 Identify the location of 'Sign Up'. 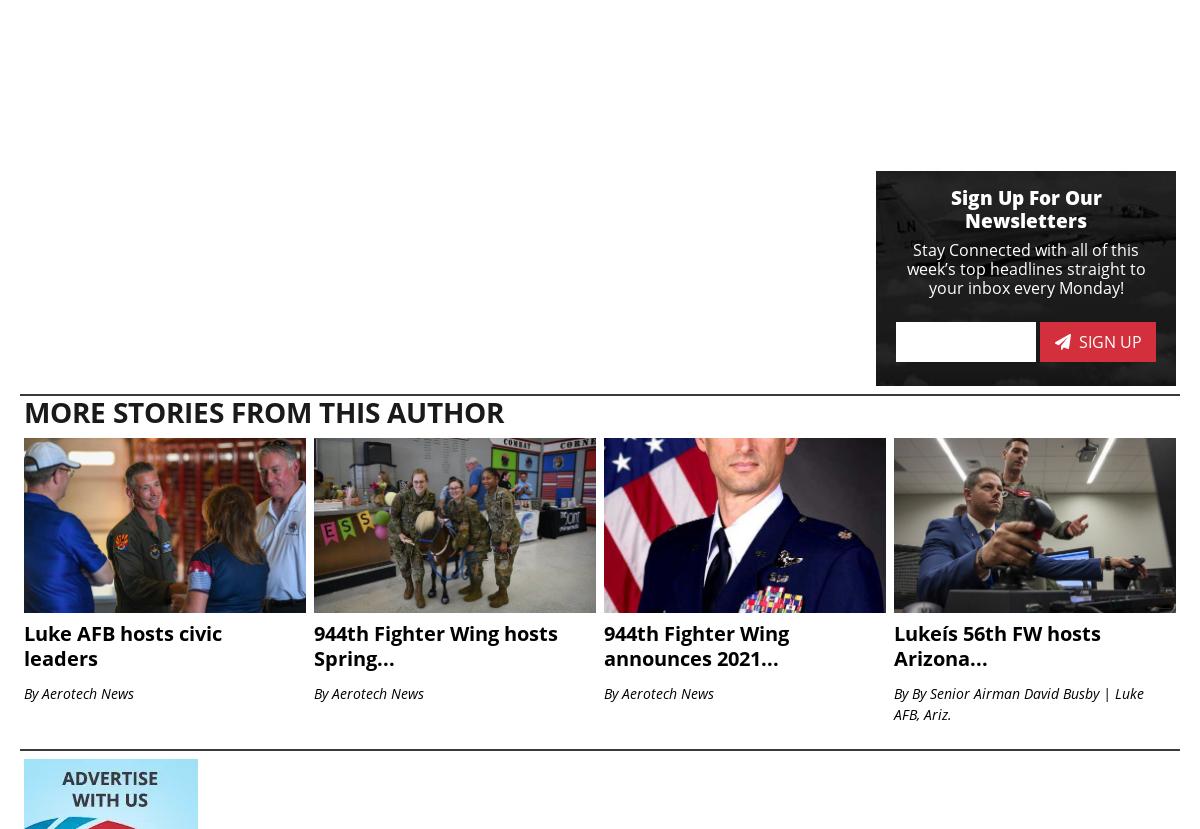
(1108, 340).